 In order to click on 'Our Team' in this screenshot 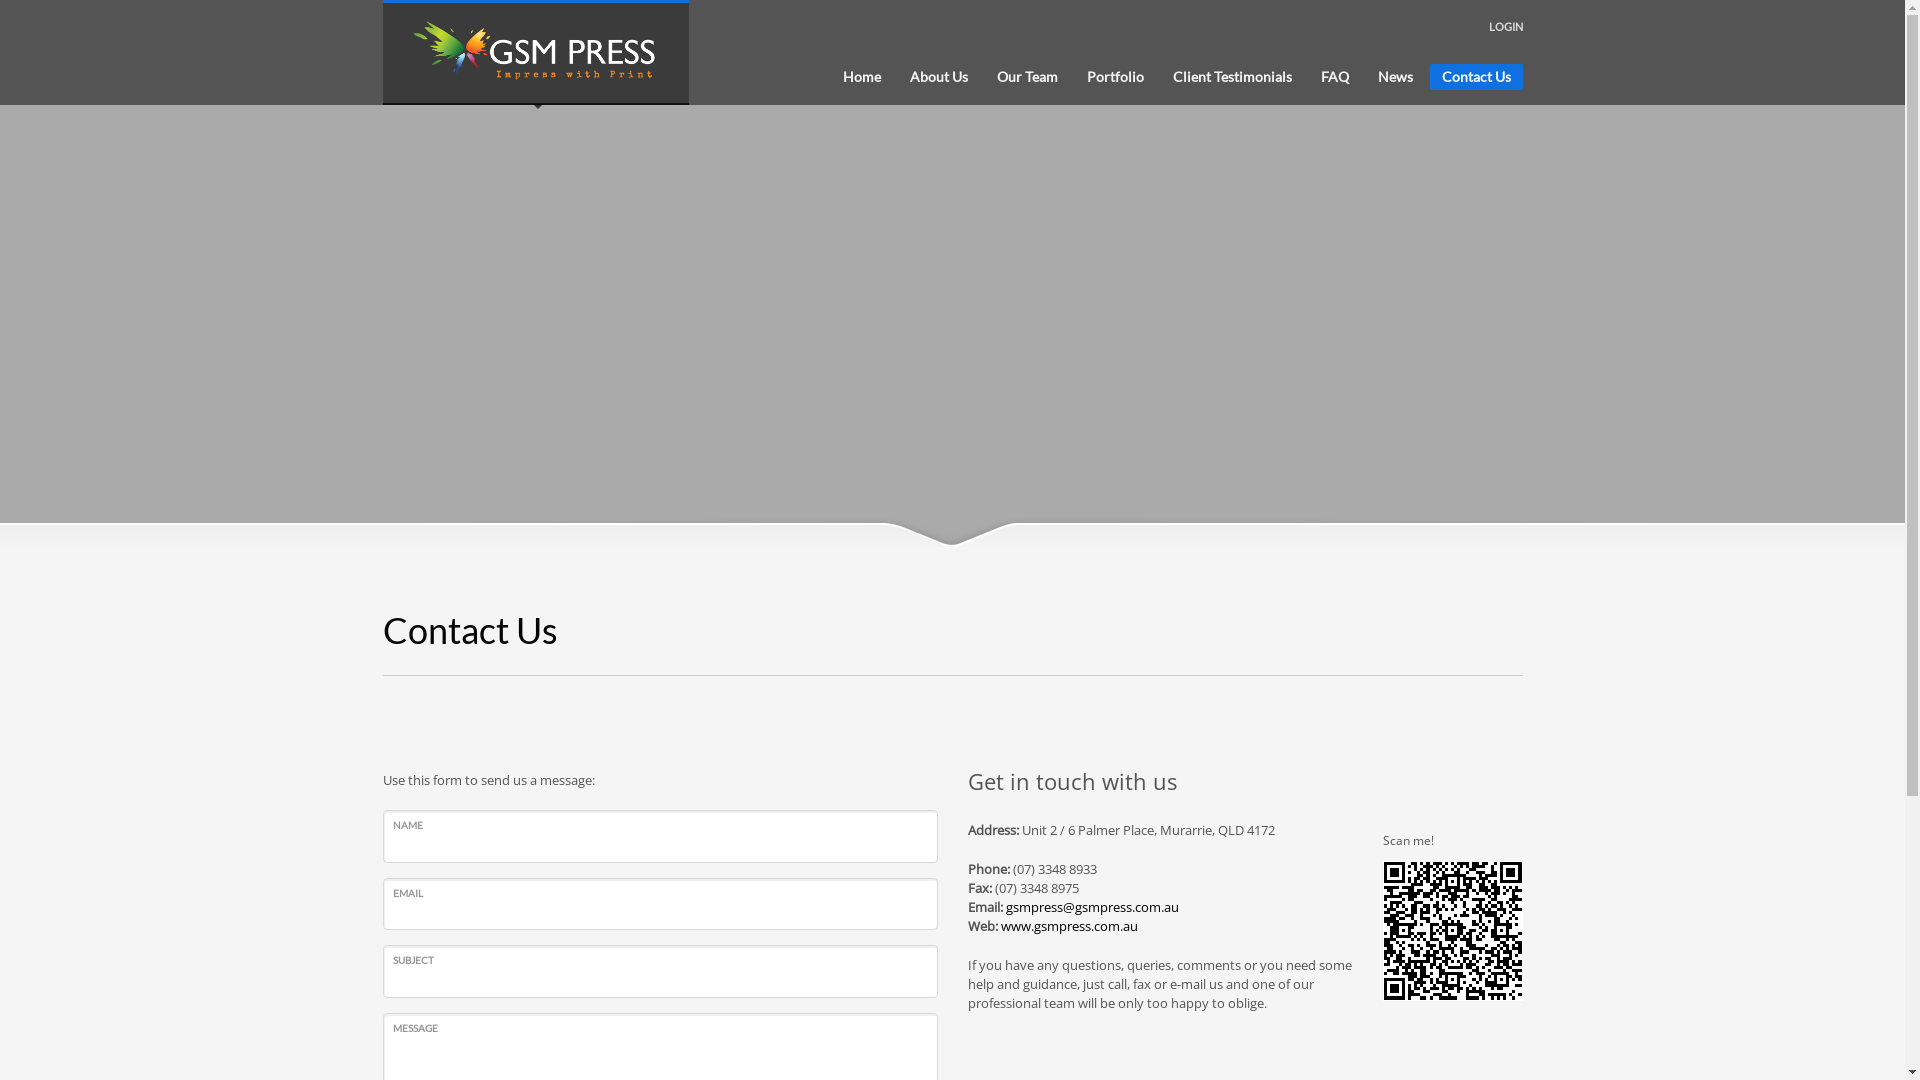, I will do `click(1026, 76)`.